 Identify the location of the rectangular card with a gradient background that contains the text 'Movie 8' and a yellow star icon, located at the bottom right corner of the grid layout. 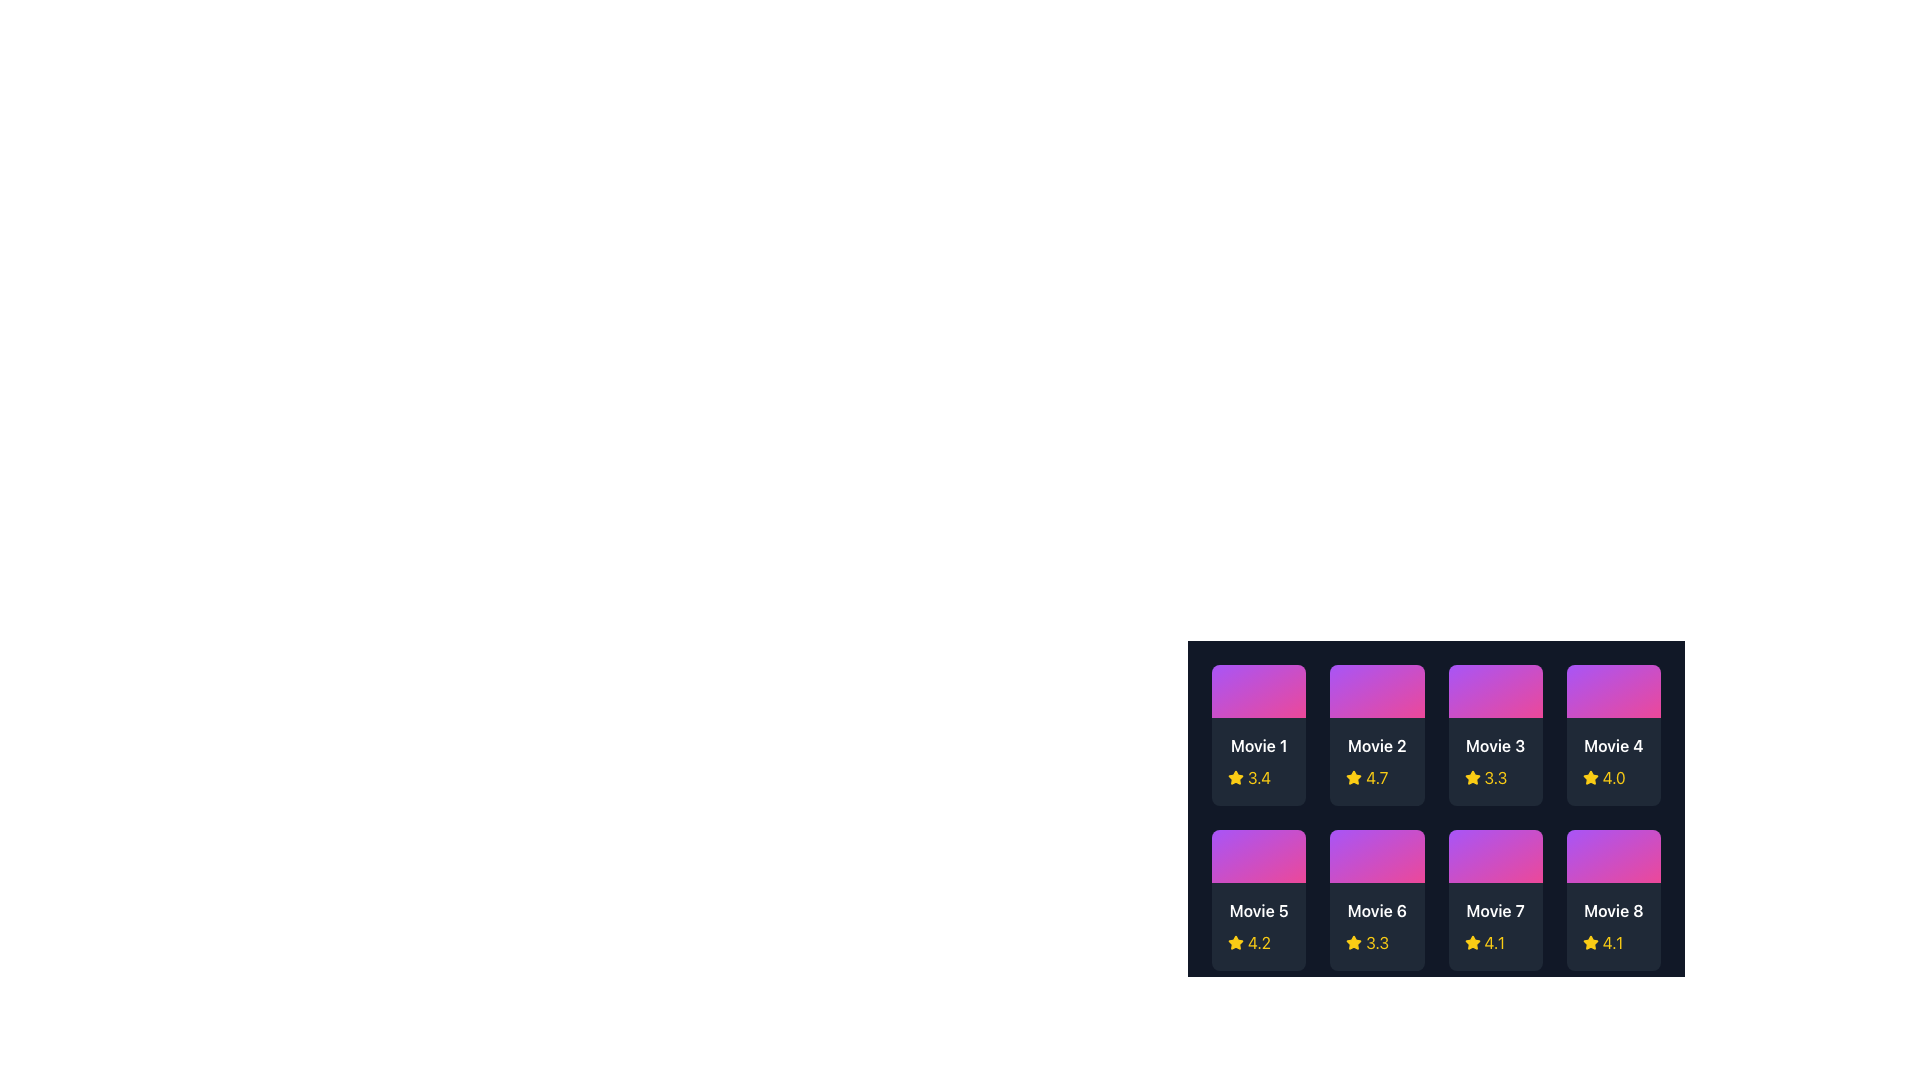
(1613, 900).